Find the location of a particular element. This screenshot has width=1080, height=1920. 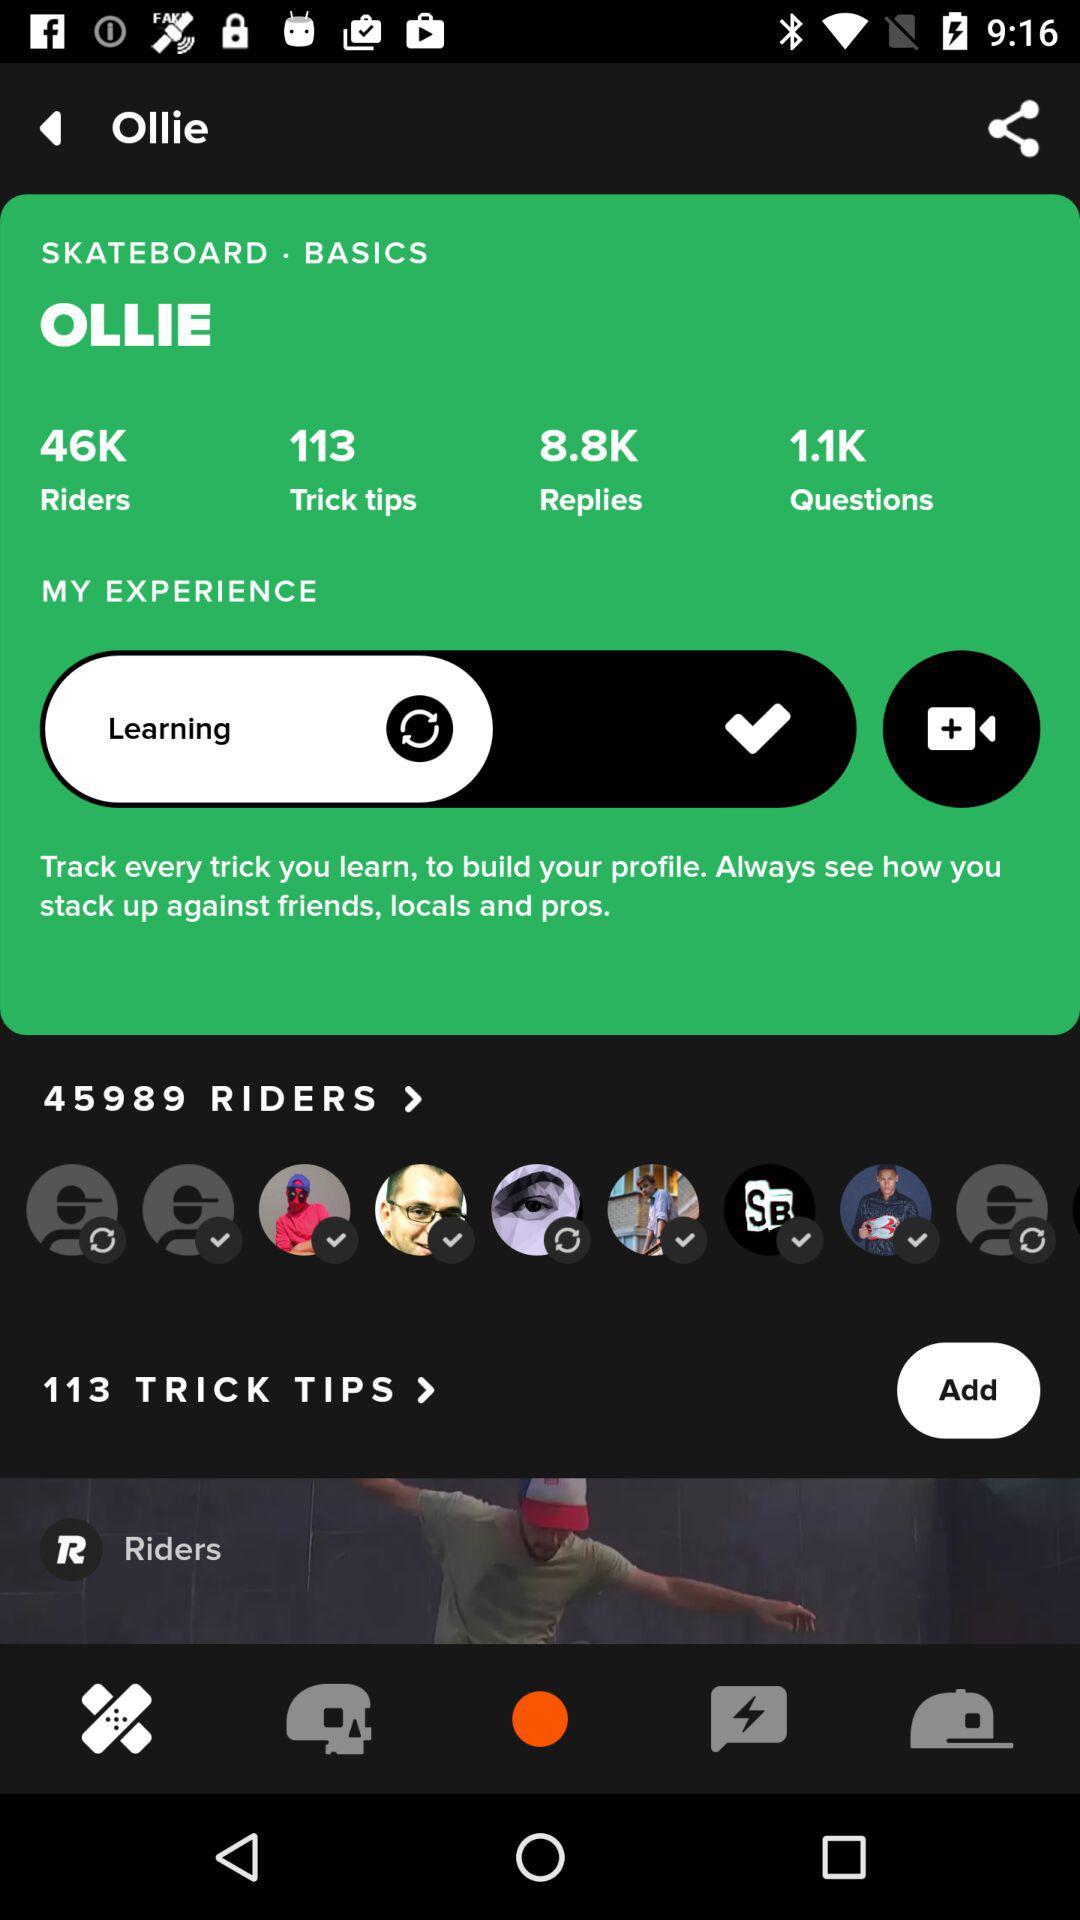

the share icon is located at coordinates (1014, 127).